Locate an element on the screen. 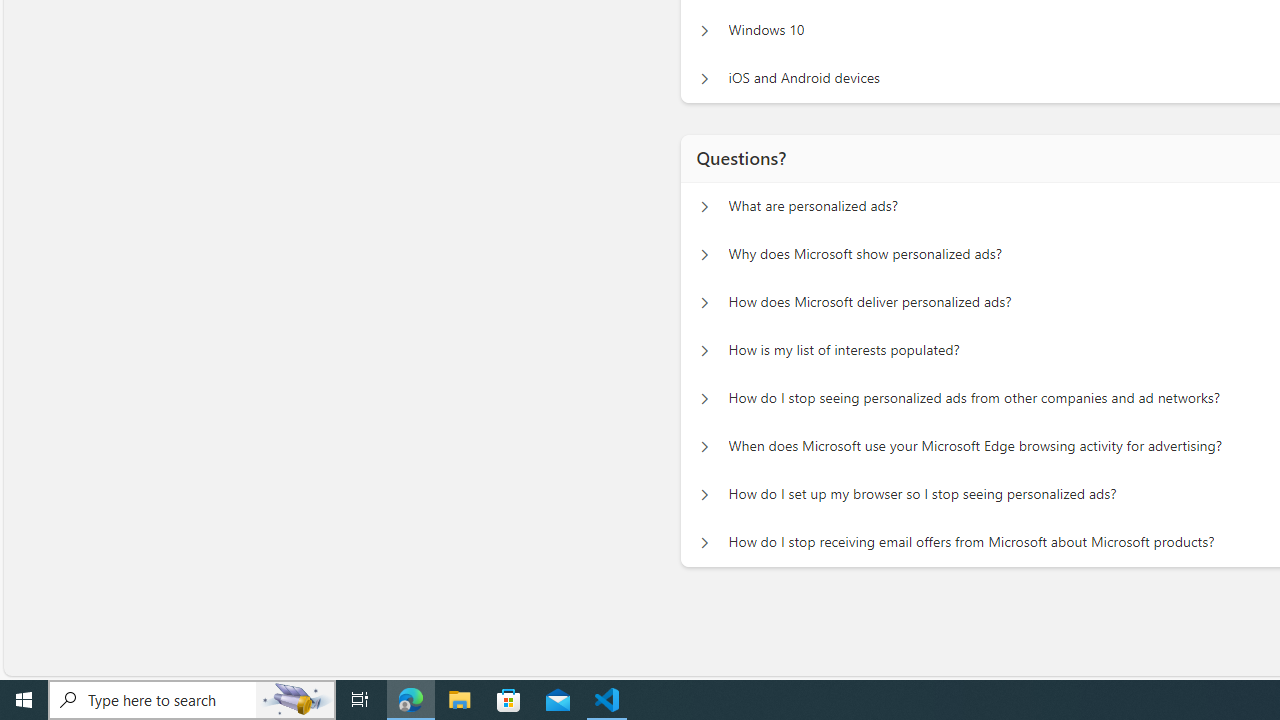  'Manage personalized ads on your device Windows 10' is located at coordinates (704, 30).